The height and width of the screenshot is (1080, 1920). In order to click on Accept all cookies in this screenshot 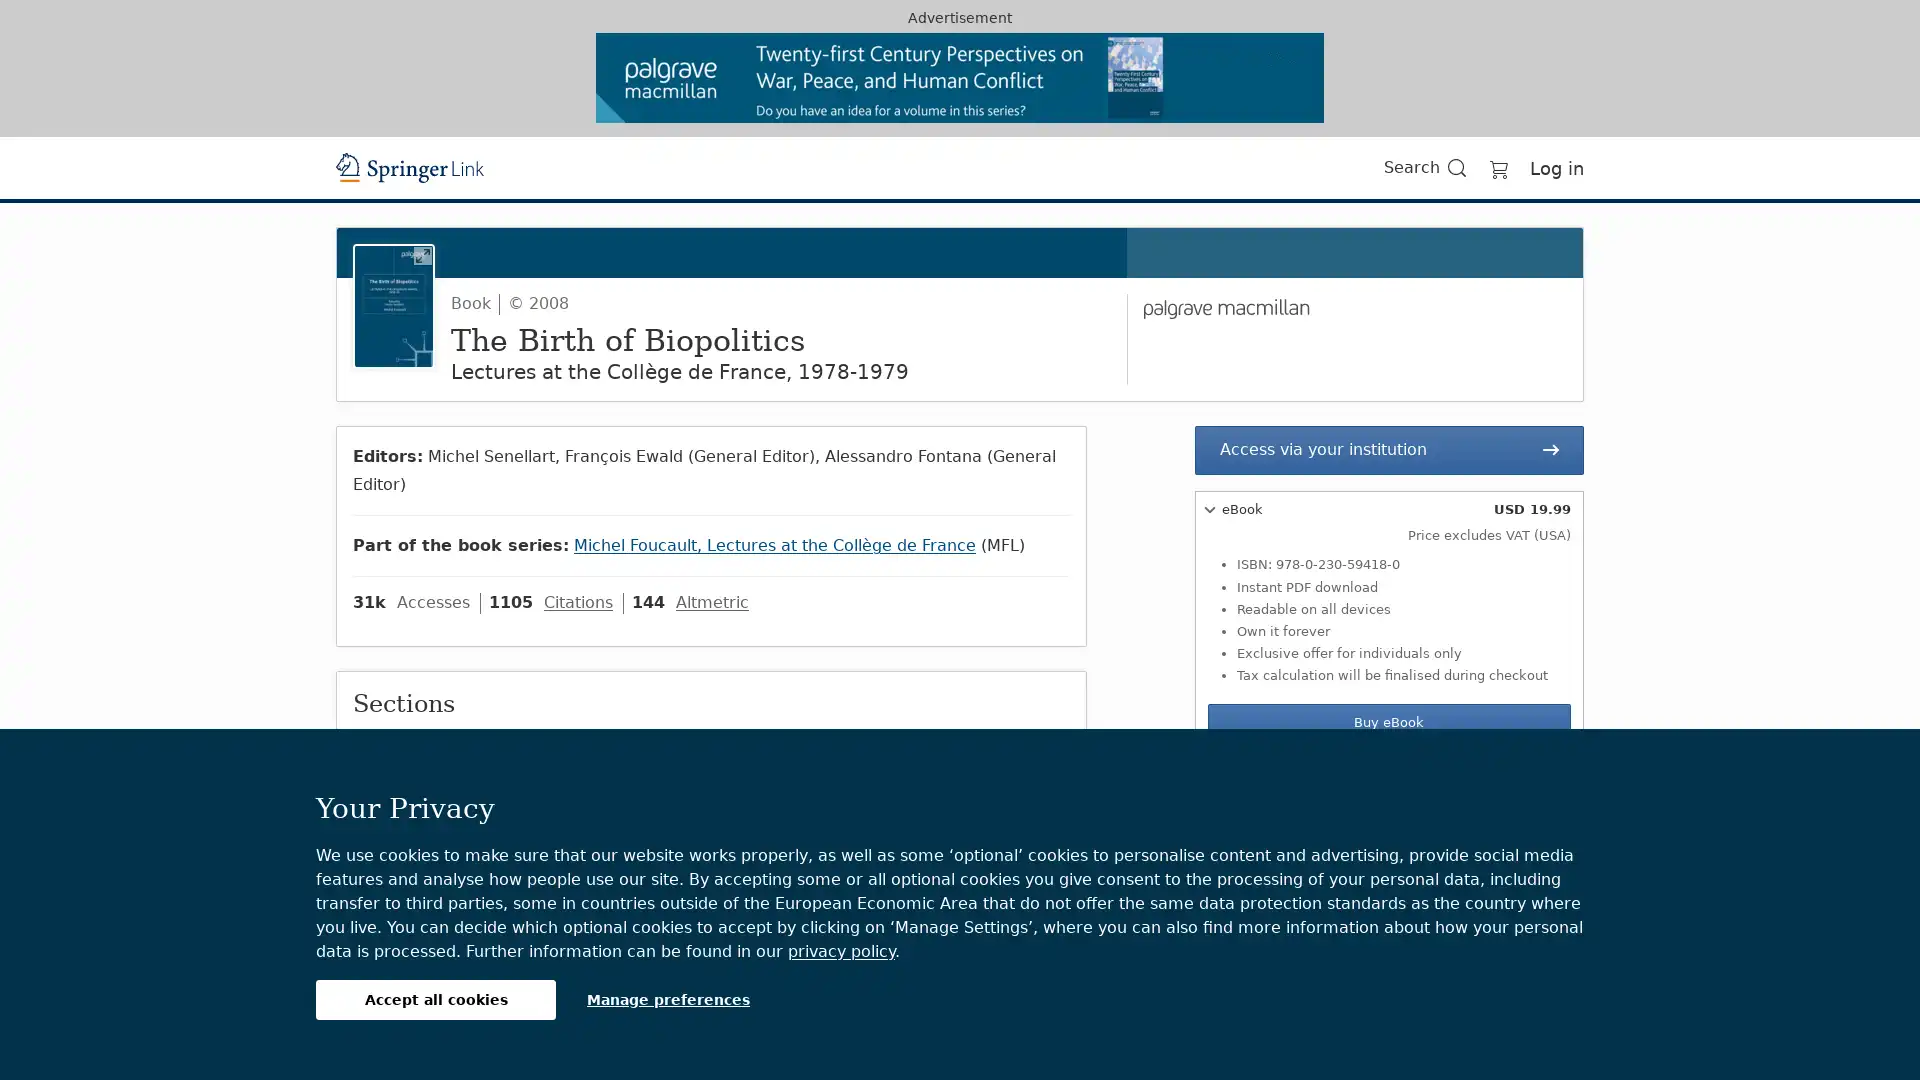, I will do `click(435, 999)`.